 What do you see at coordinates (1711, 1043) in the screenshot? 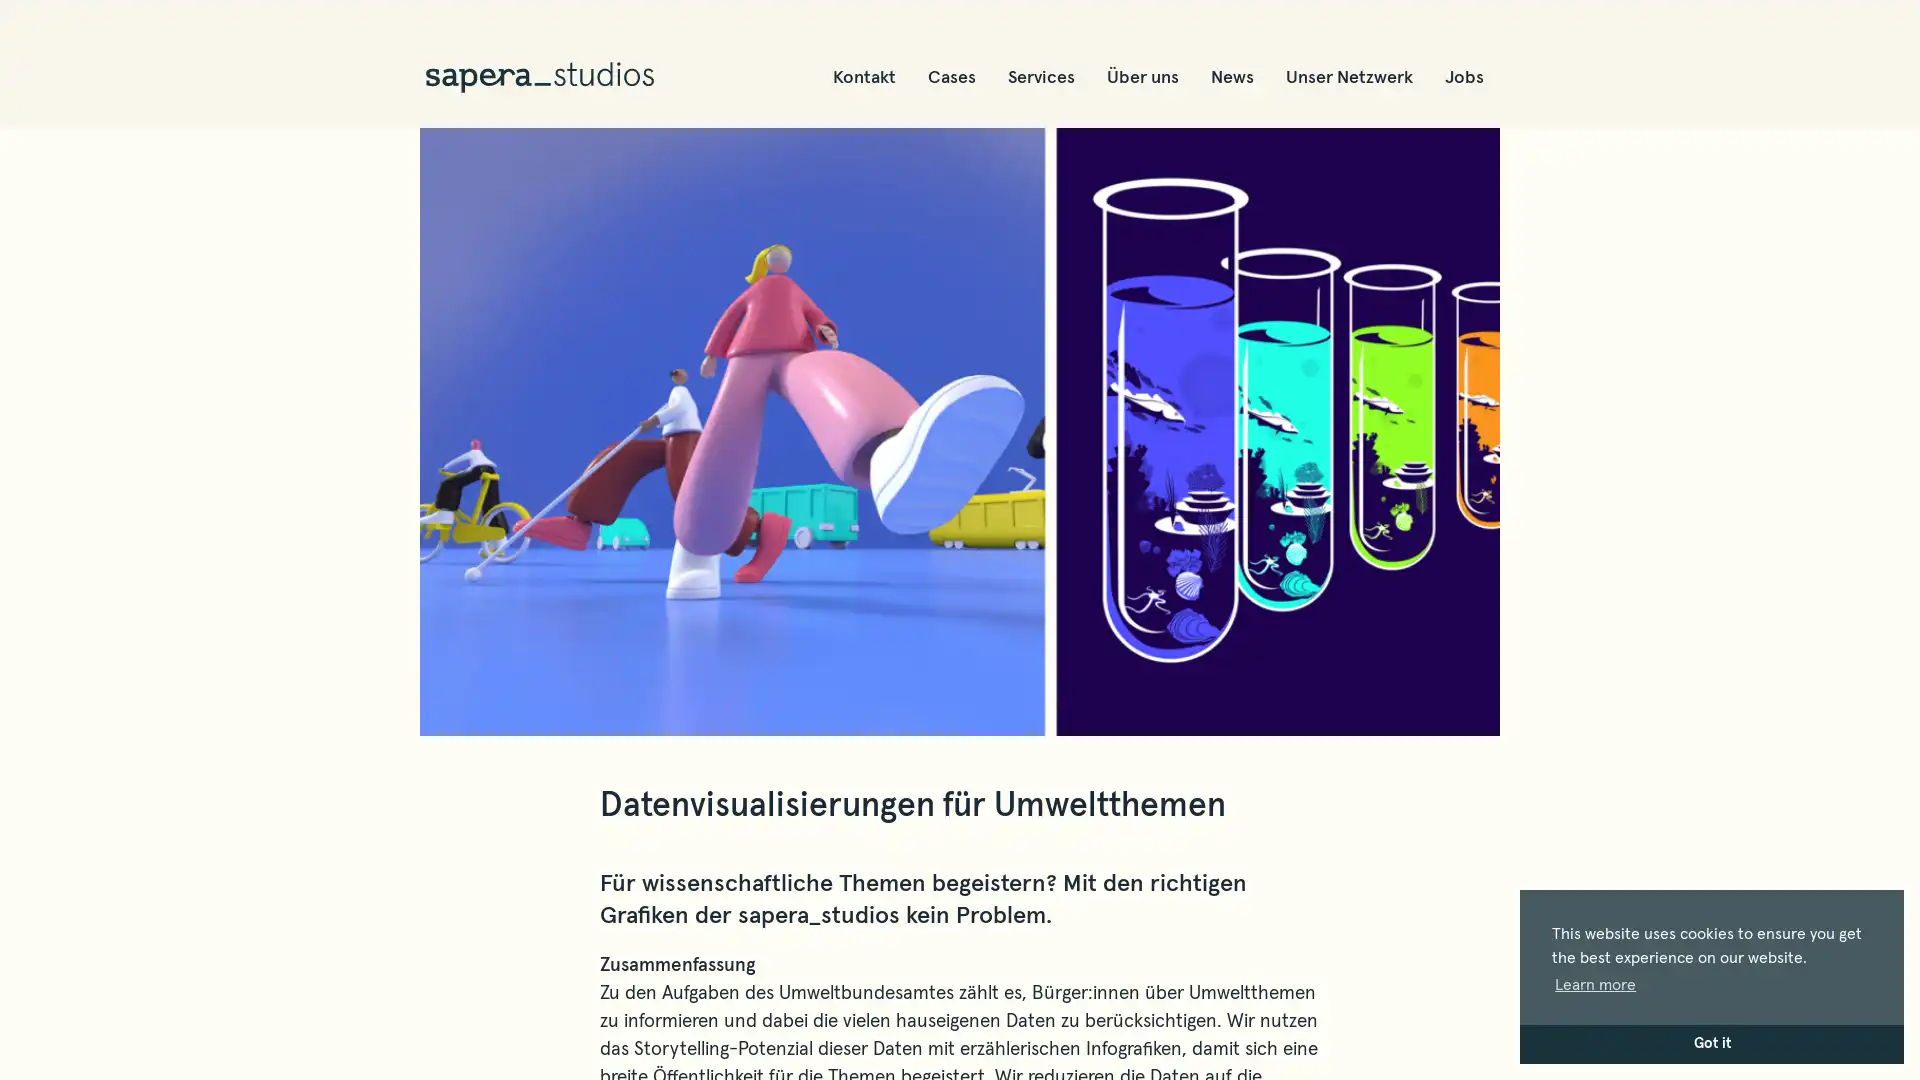
I see `dismiss cookie message` at bounding box center [1711, 1043].